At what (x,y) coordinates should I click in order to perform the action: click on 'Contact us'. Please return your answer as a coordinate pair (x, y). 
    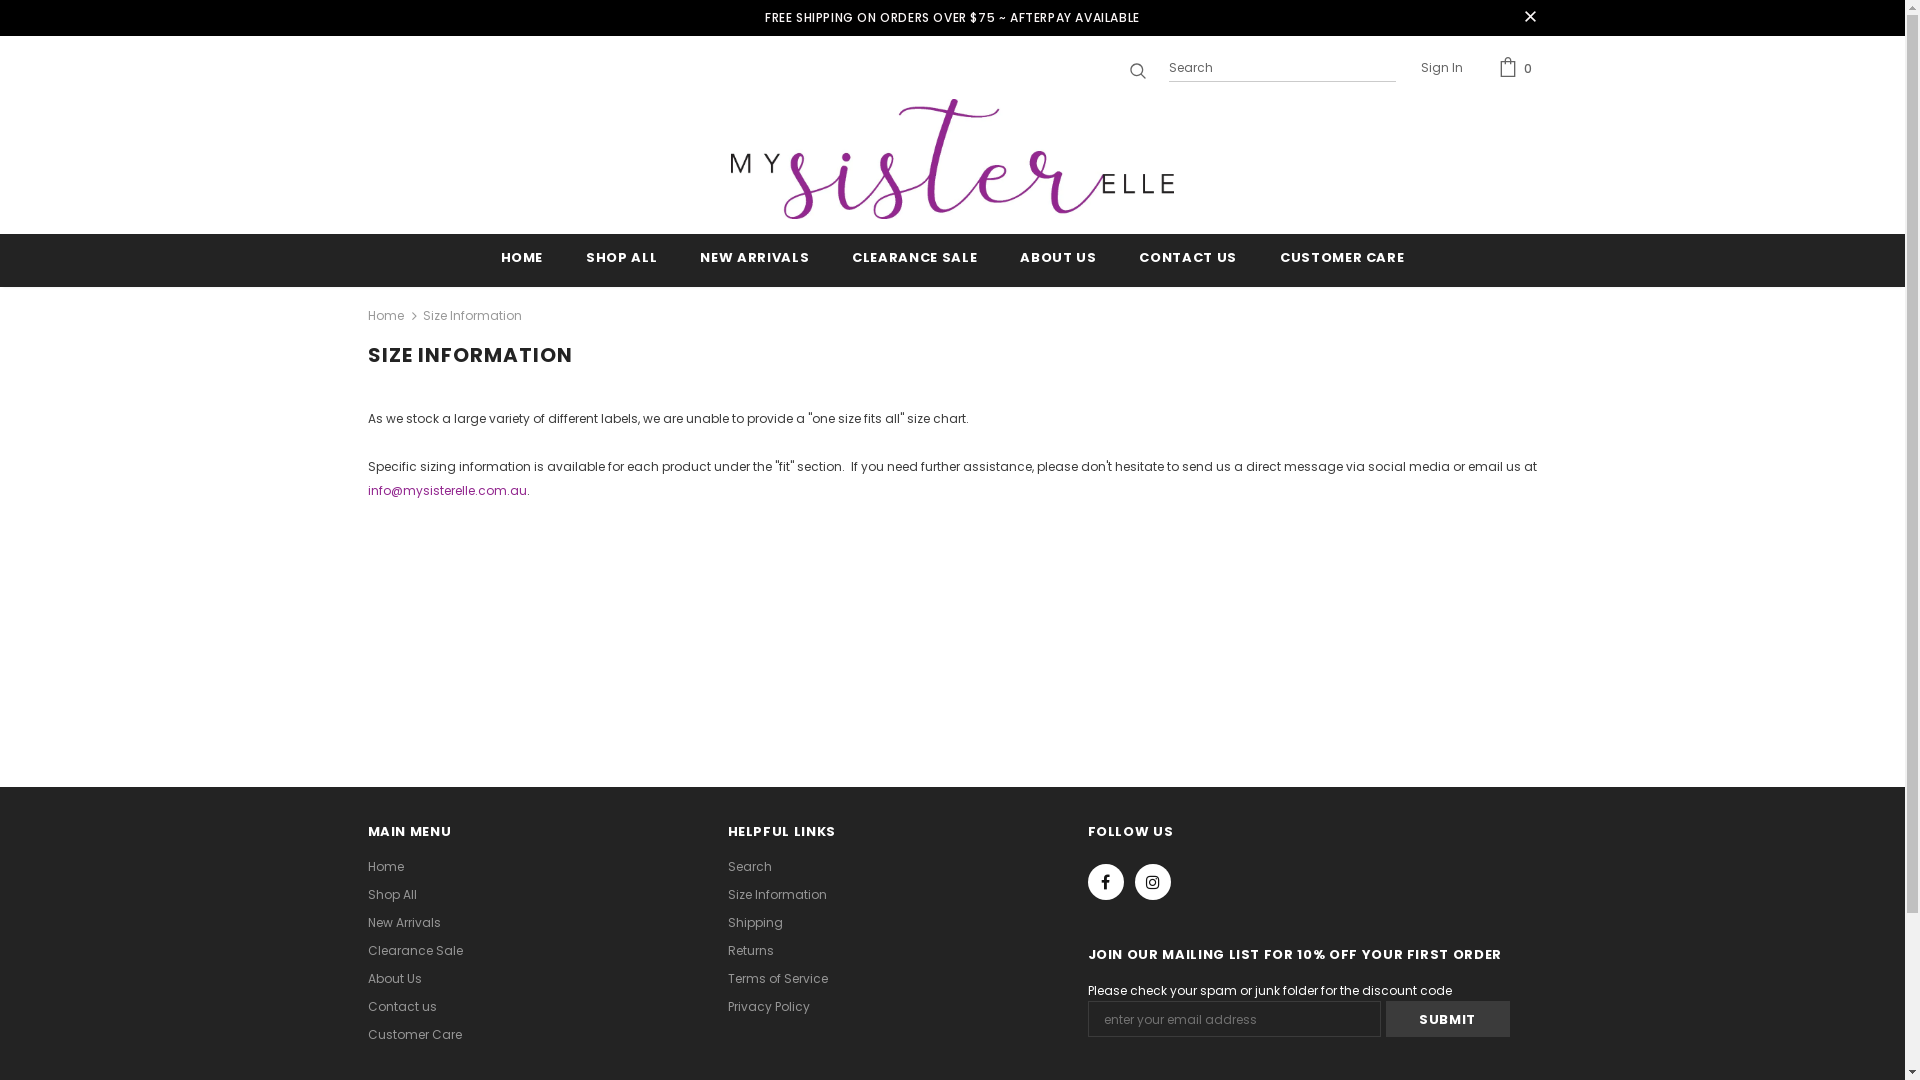
    Looking at the image, I should click on (401, 1006).